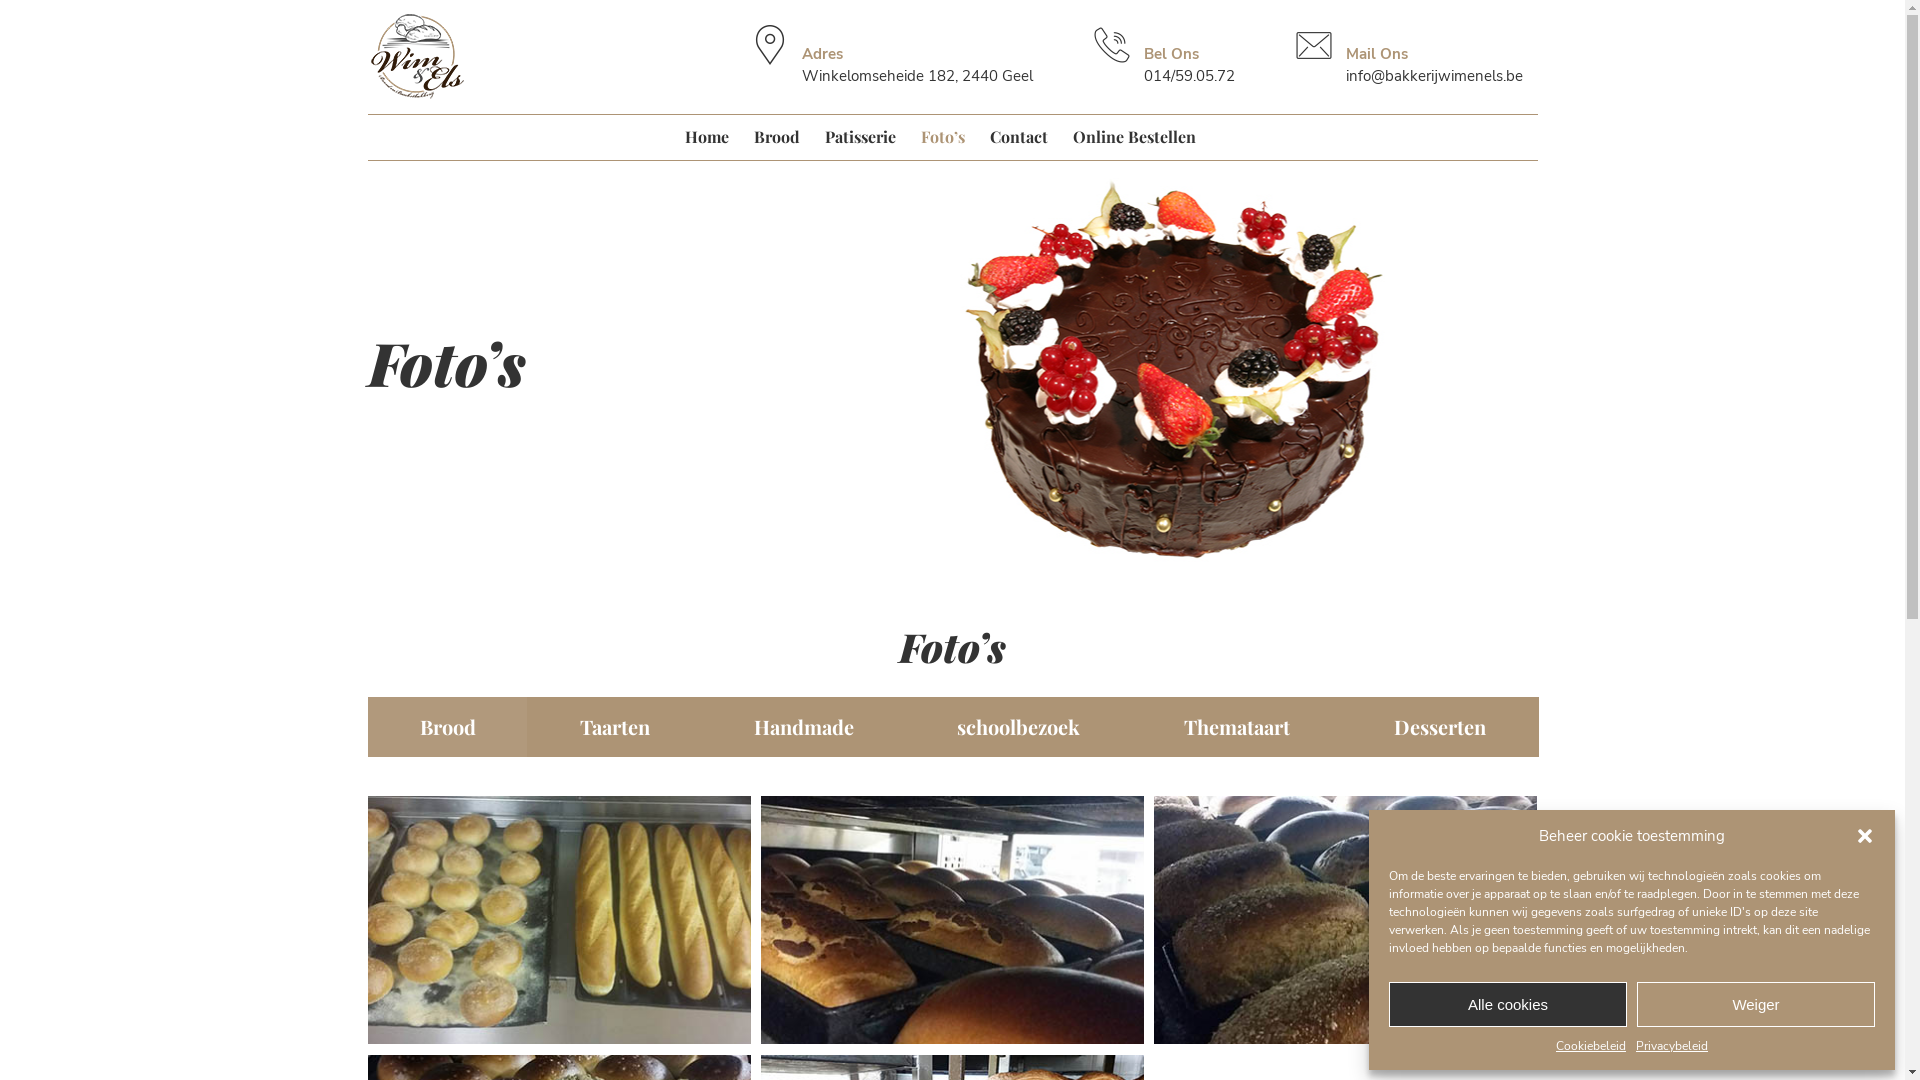  Describe the element at coordinates (1755, 1004) in the screenshot. I see `'Weiger'` at that location.